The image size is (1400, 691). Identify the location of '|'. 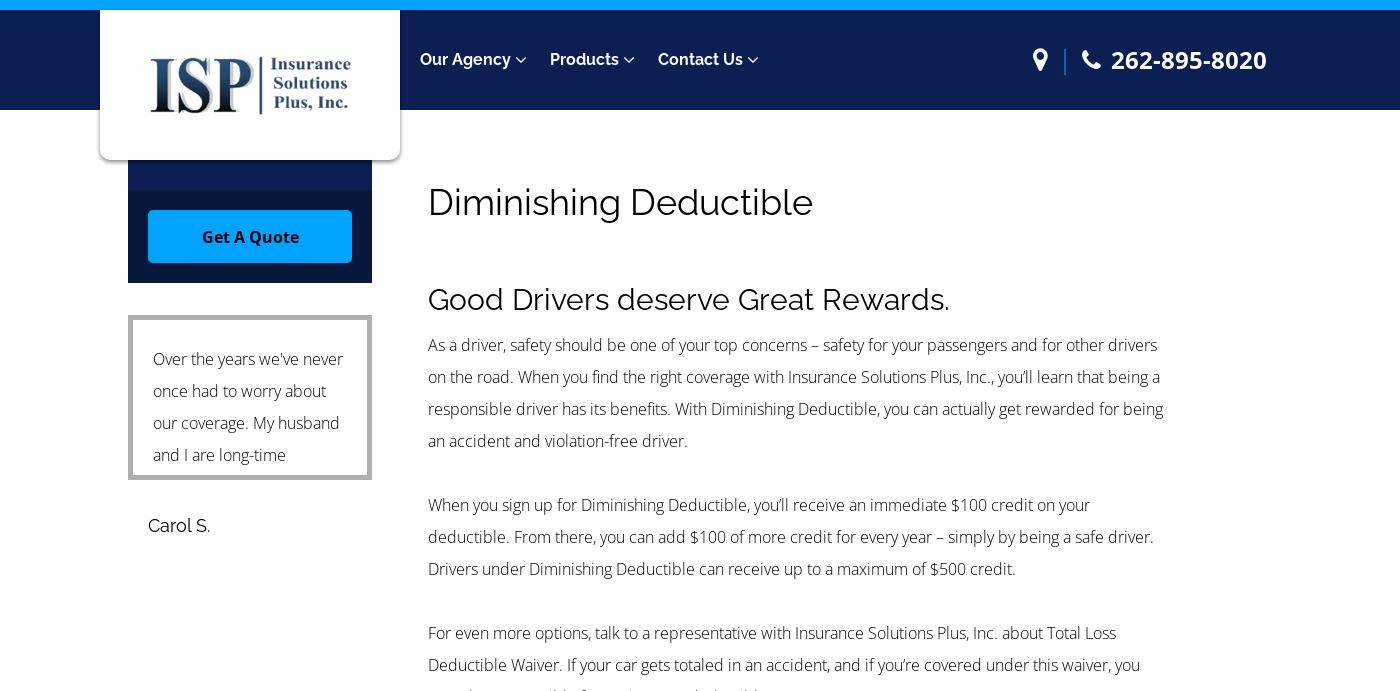
(1064, 58).